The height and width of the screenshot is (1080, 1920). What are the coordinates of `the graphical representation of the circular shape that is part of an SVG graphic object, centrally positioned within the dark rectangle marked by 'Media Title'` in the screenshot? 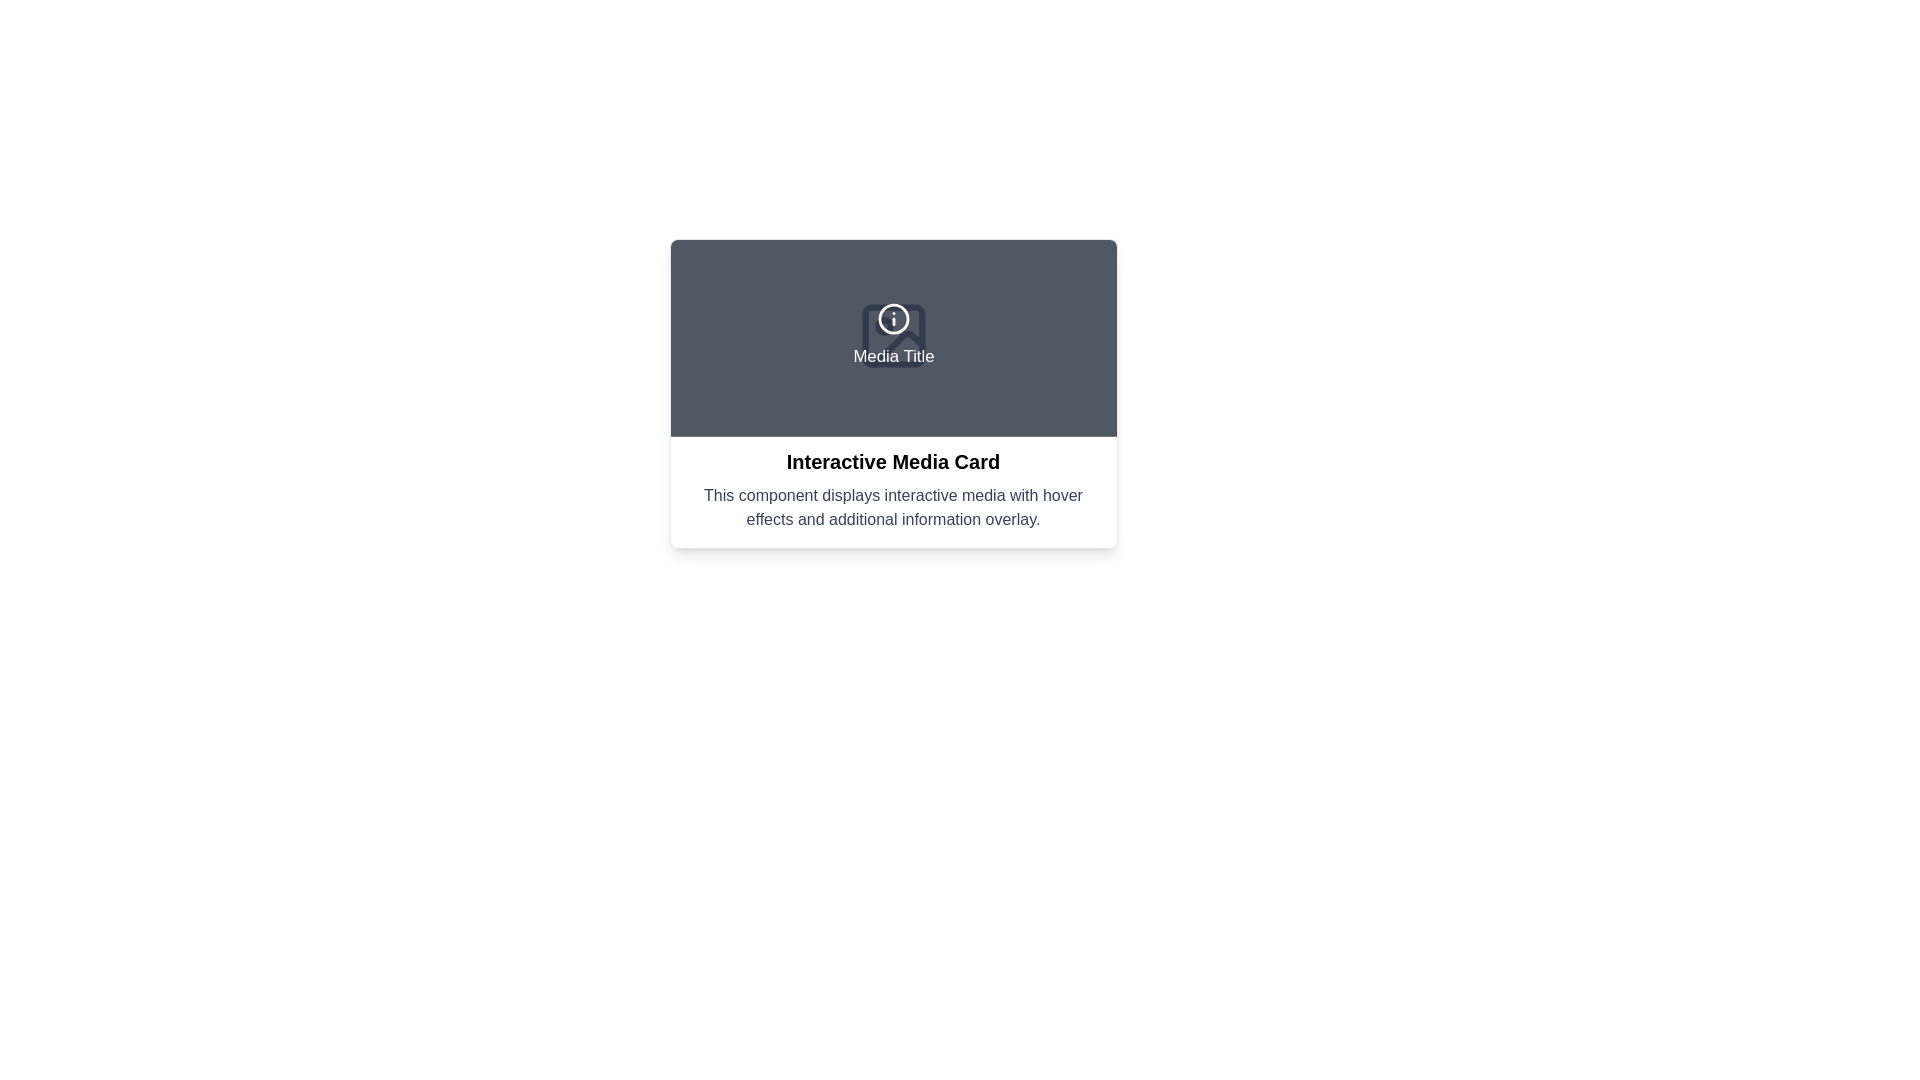 It's located at (892, 318).